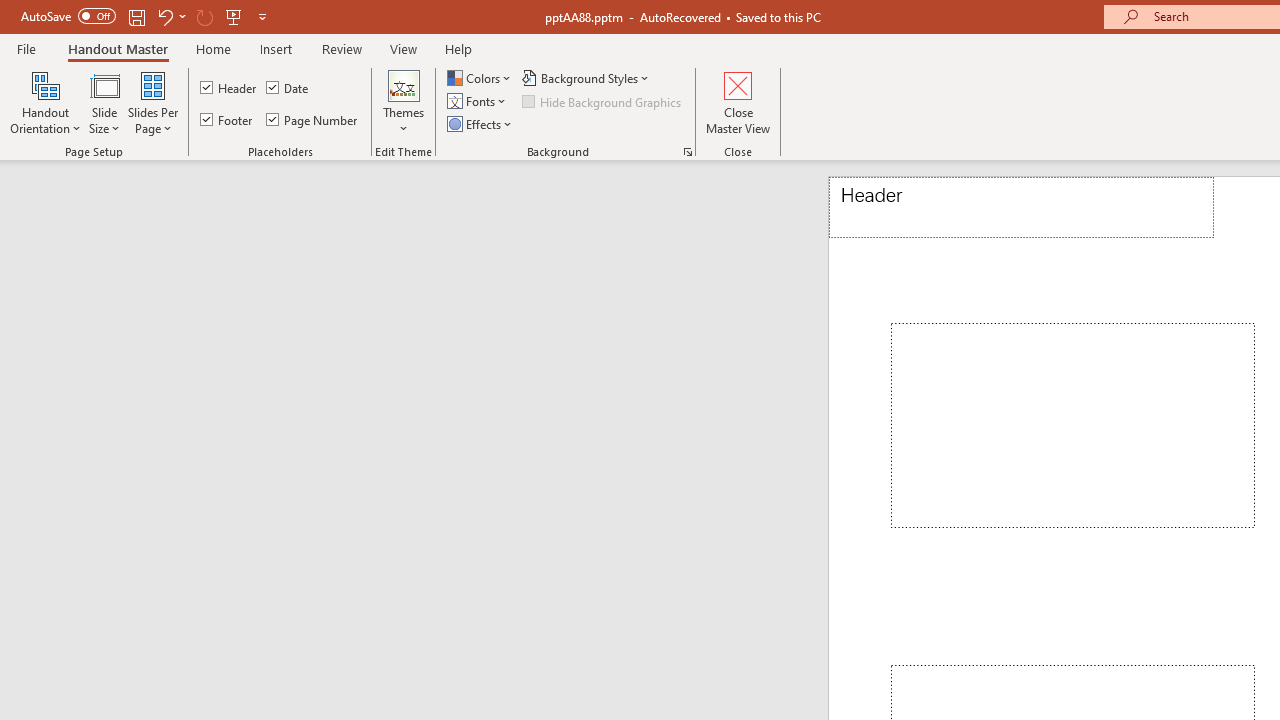 This screenshot has height=720, width=1280. Describe the element at coordinates (116, 48) in the screenshot. I see `'Handout Master'` at that location.